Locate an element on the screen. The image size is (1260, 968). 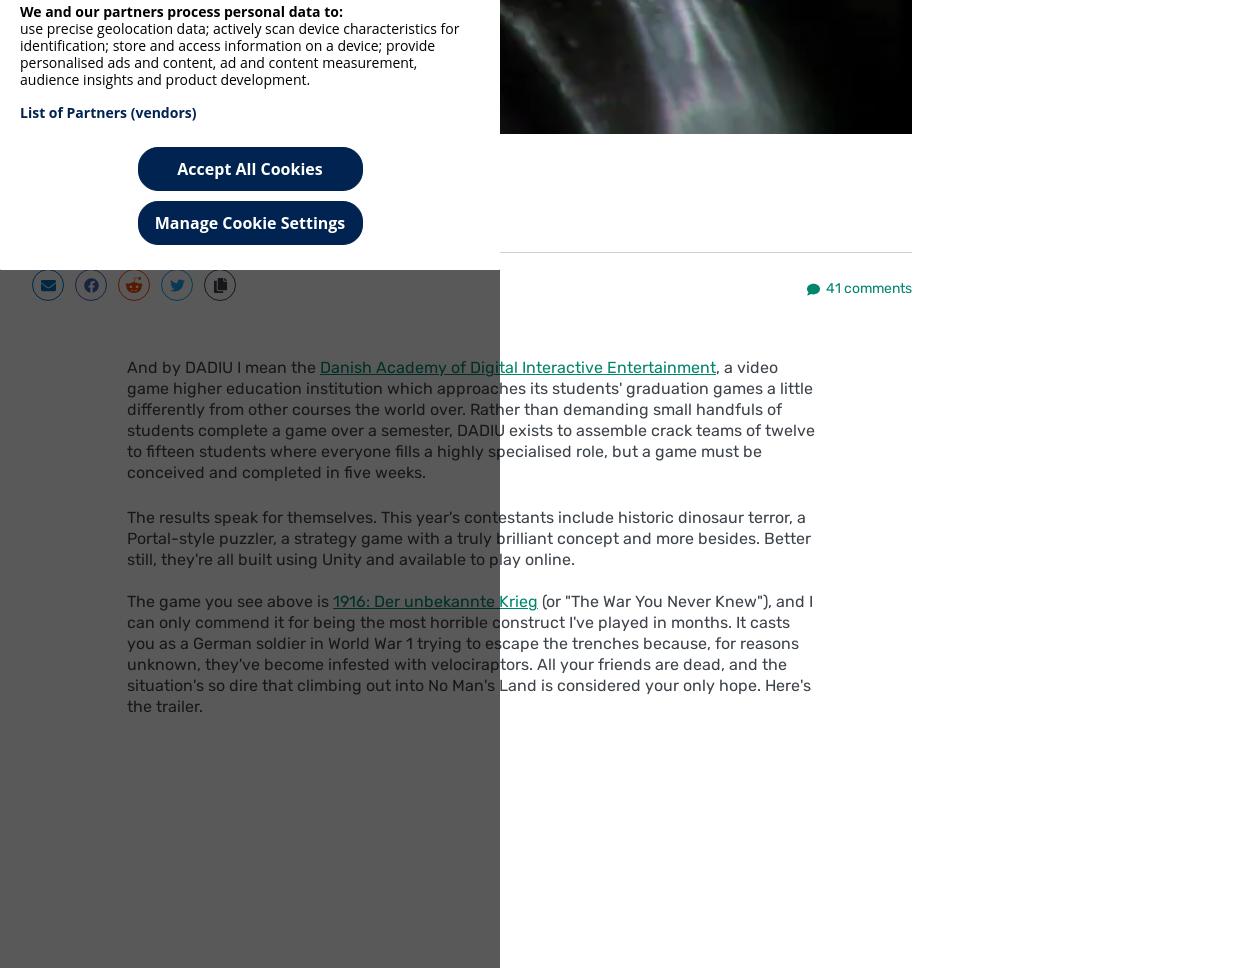
'Quintin Smith' is located at coordinates (230, 181).